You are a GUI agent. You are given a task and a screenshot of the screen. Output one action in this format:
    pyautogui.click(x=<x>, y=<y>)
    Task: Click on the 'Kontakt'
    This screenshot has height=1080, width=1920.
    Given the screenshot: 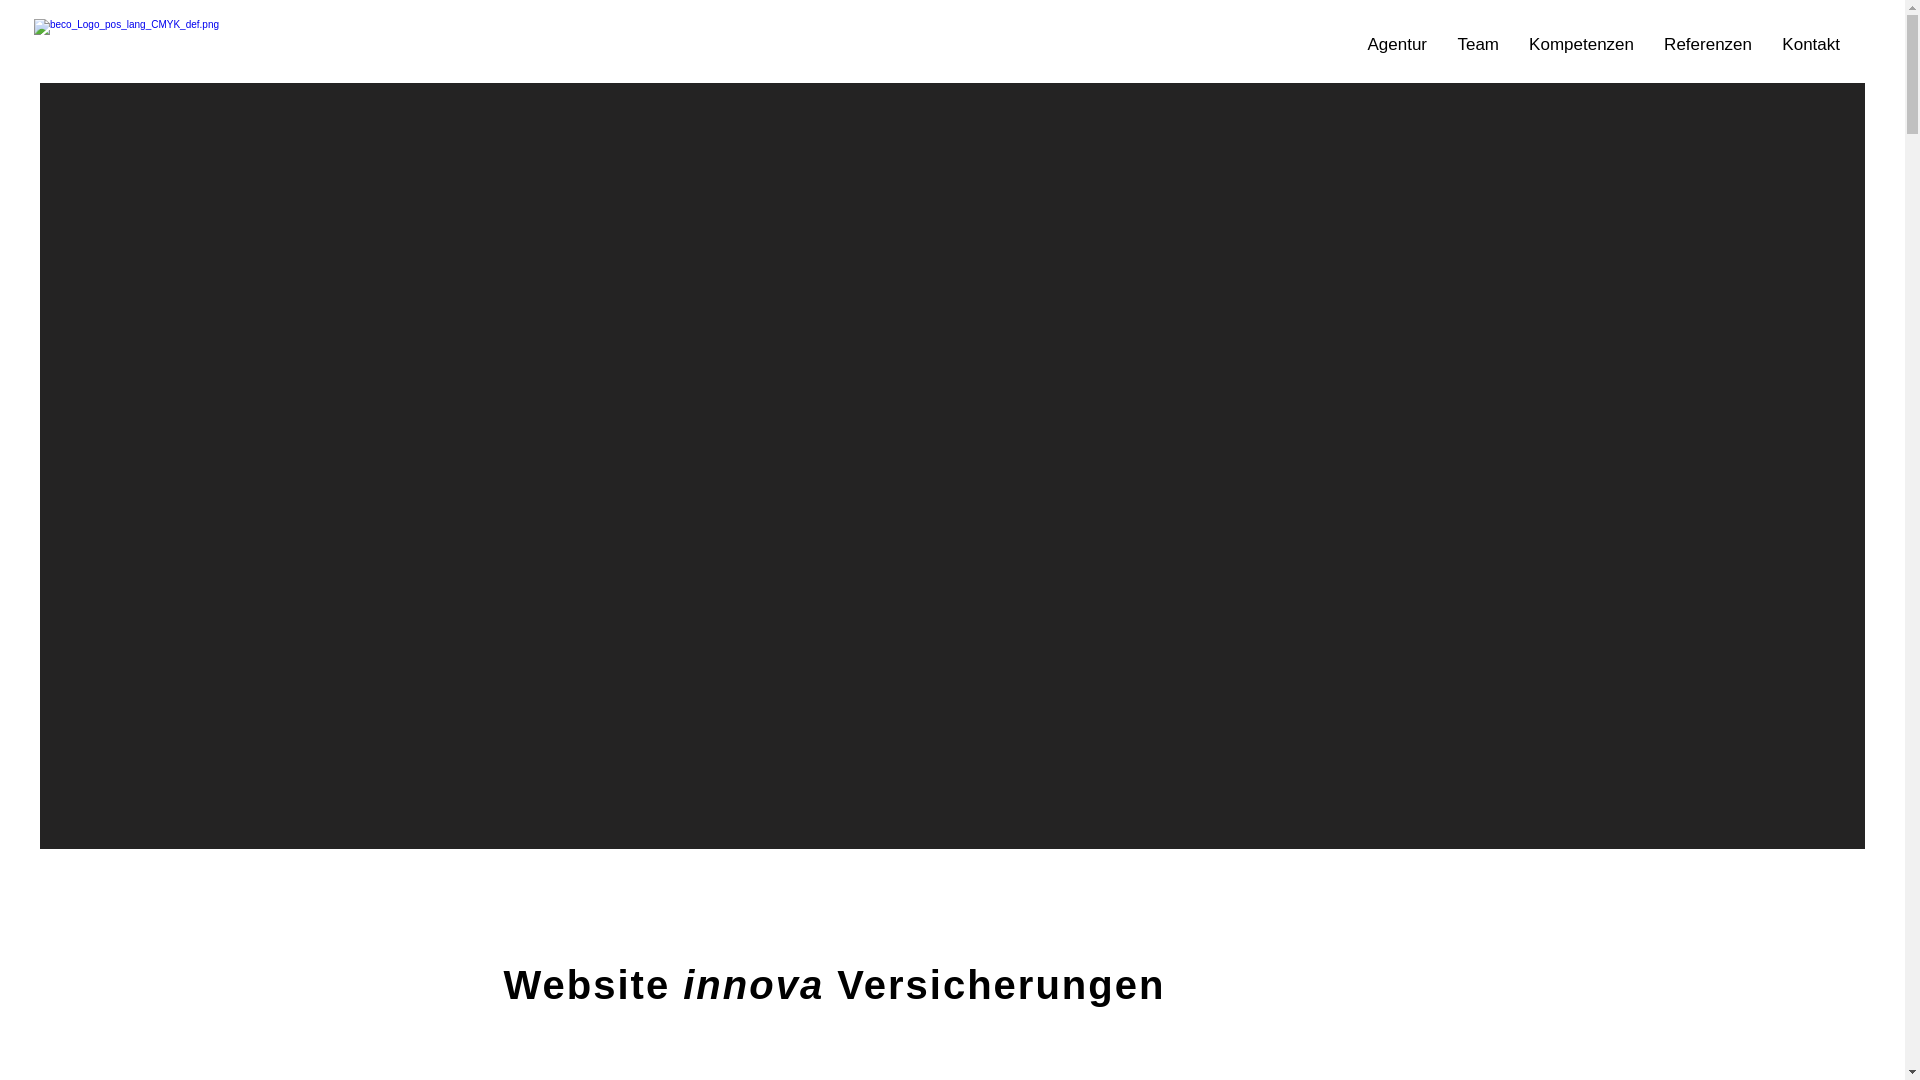 What is the action you would take?
    pyautogui.click(x=1810, y=45)
    